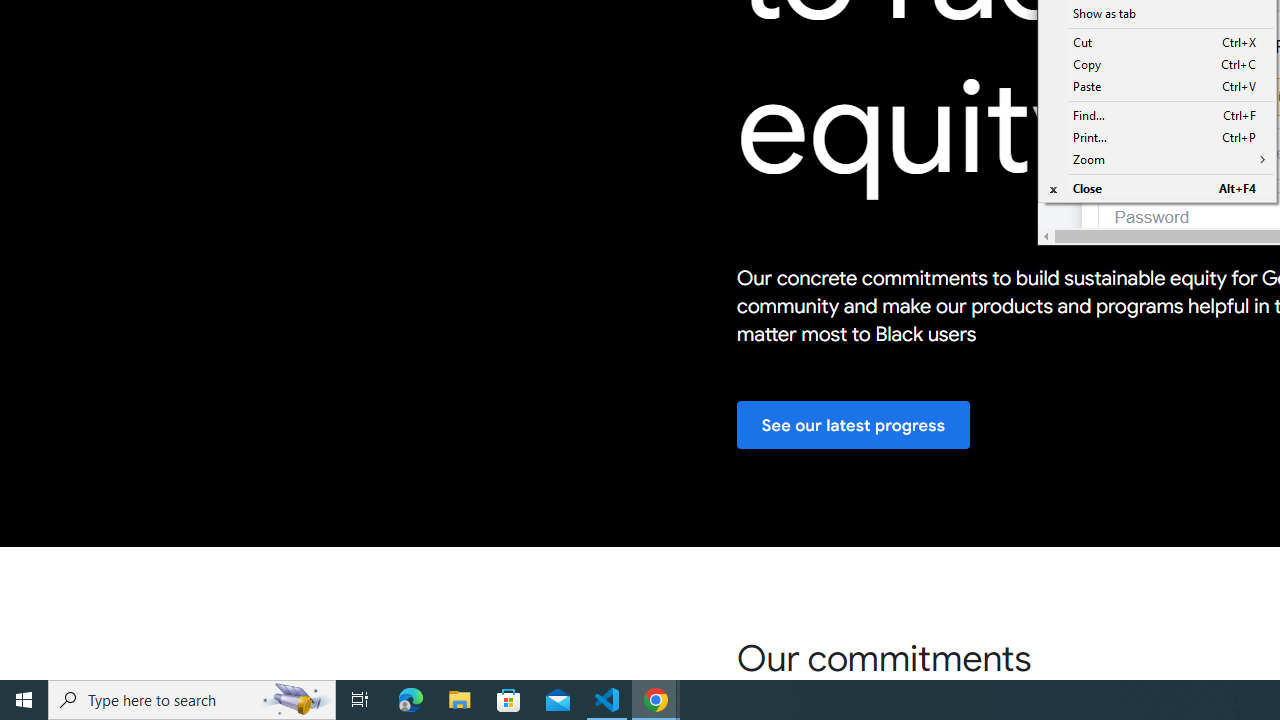  What do you see at coordinates (24, 698) in the screenshot?
I see `'Start'` at bounding box center [24, 698].